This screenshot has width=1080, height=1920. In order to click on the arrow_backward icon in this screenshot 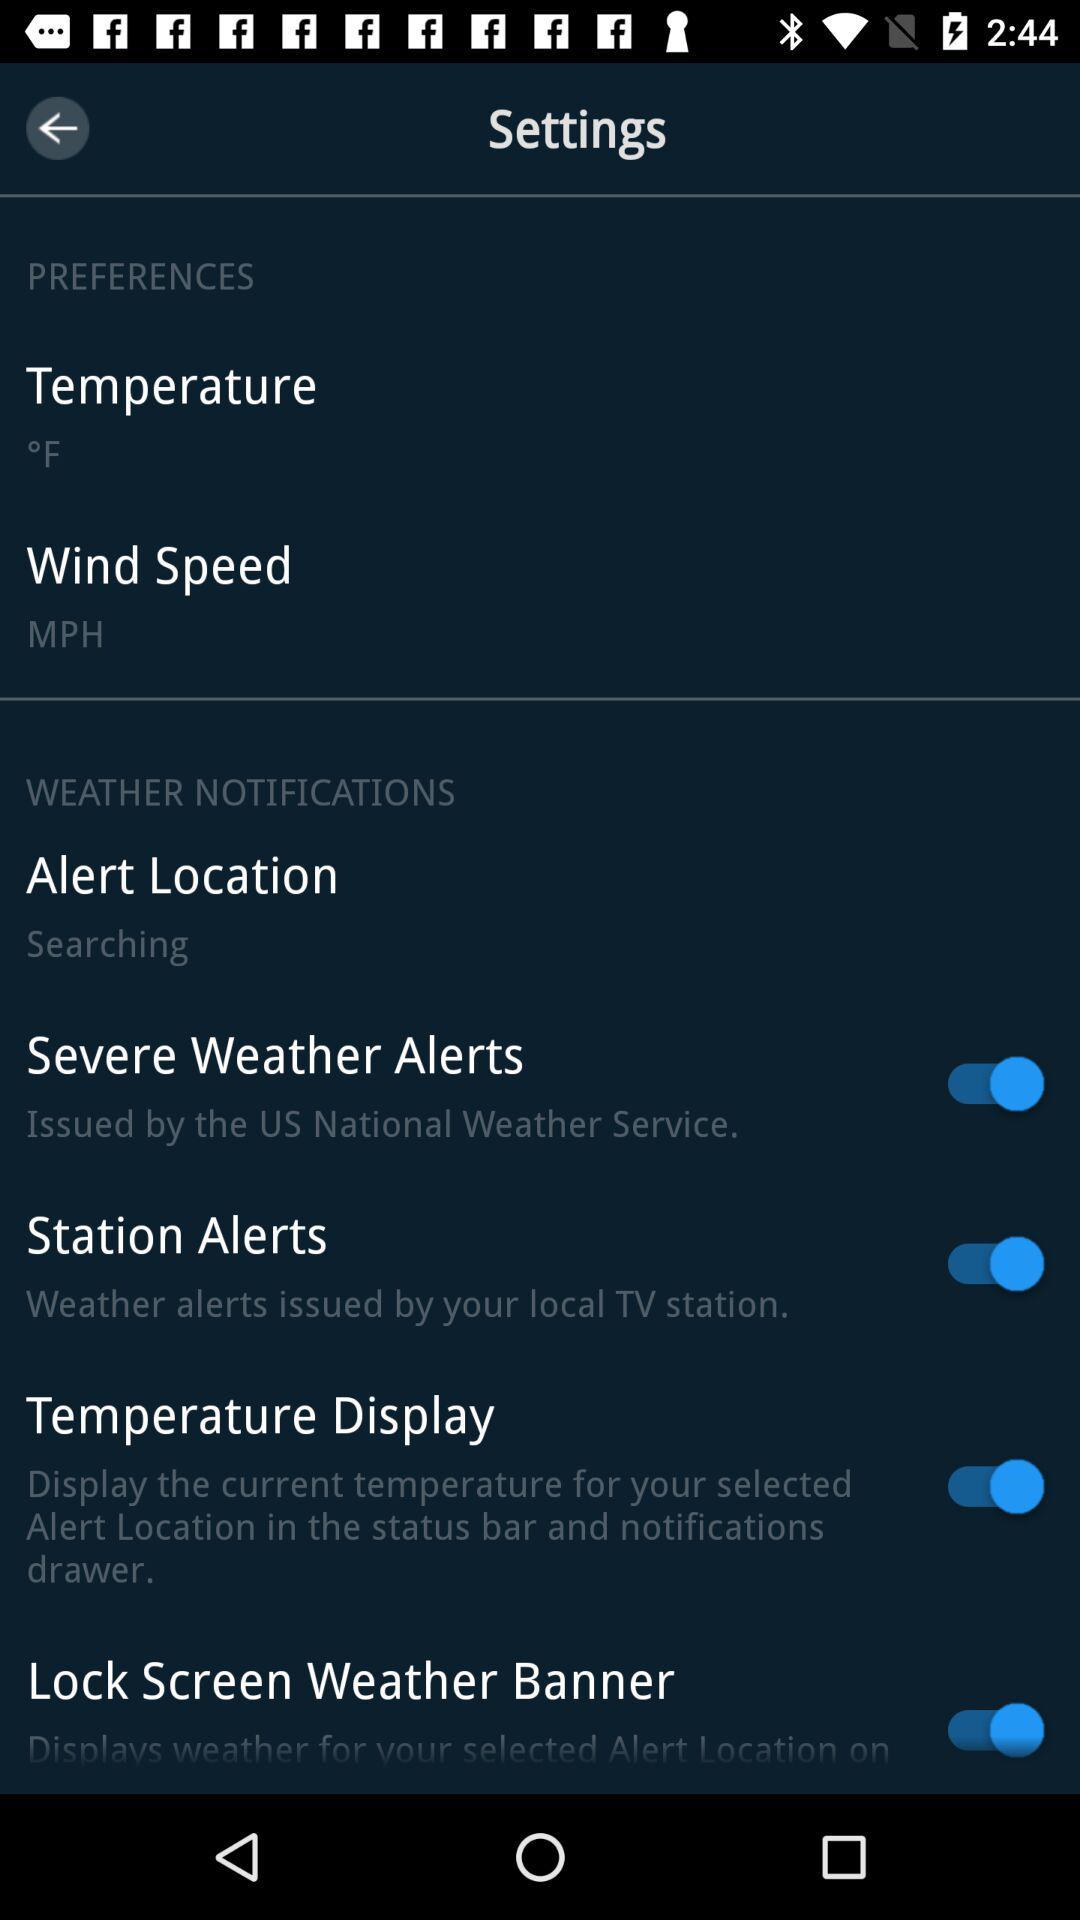, I will do `click(56, 127)`.